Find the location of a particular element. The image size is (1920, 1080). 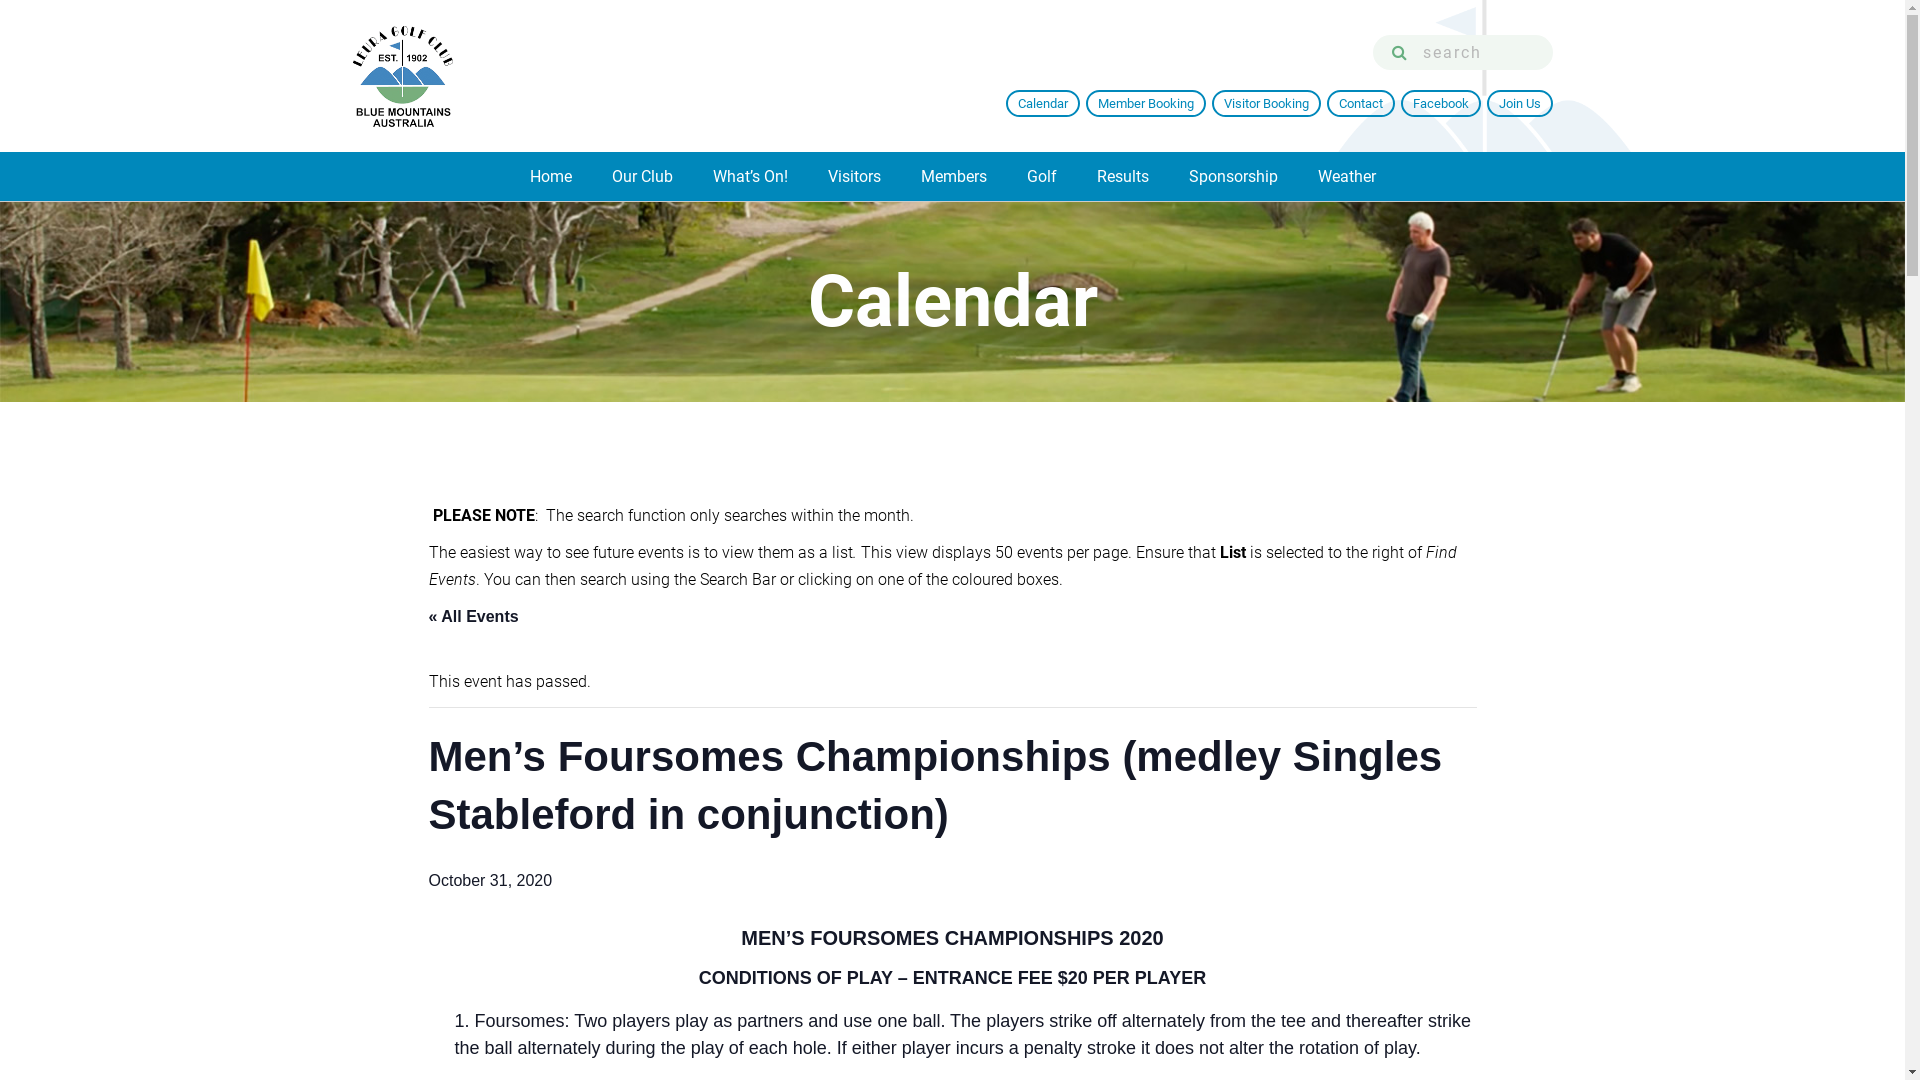

'Member Booking' is located at coordinates (1146, 103).